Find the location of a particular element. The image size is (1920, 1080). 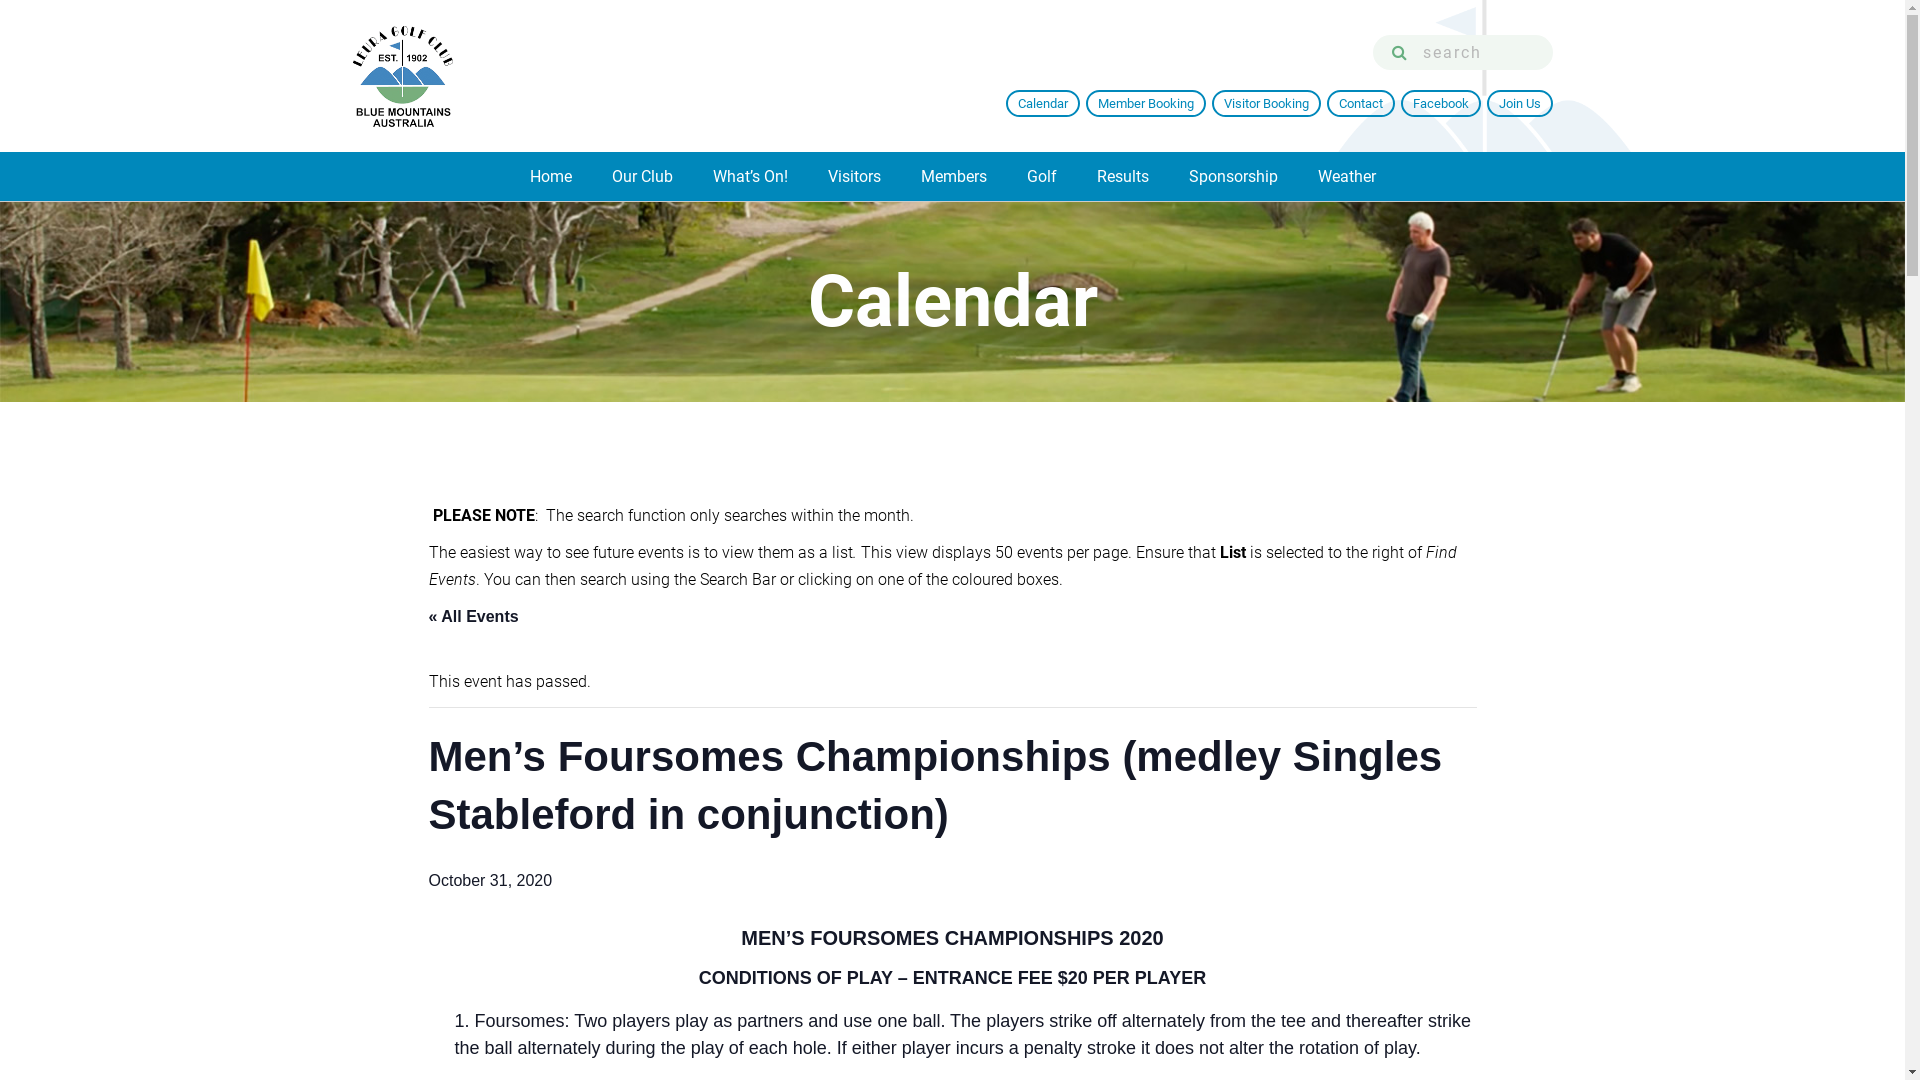

'Member Booking' is located at coordinates (1146, 103).